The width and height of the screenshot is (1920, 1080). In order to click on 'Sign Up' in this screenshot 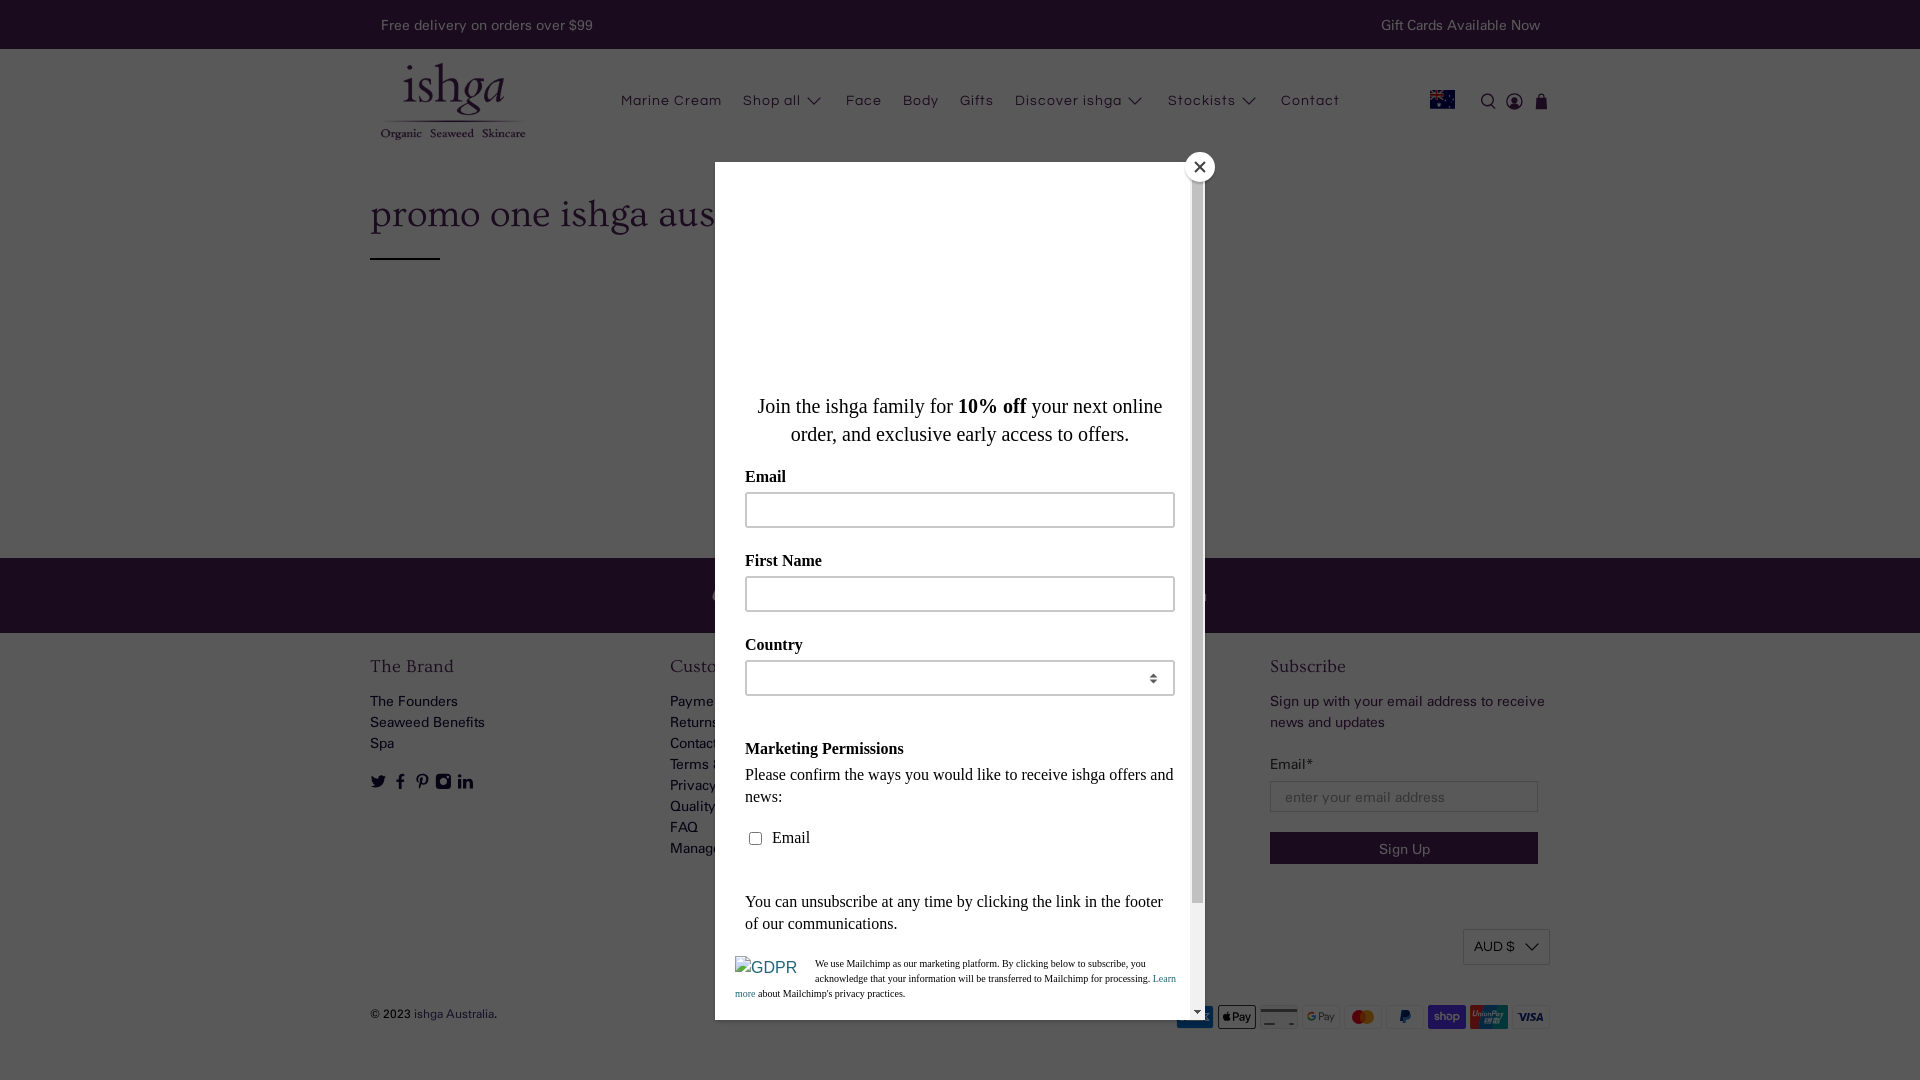, I will do `click(1402, 848)`.